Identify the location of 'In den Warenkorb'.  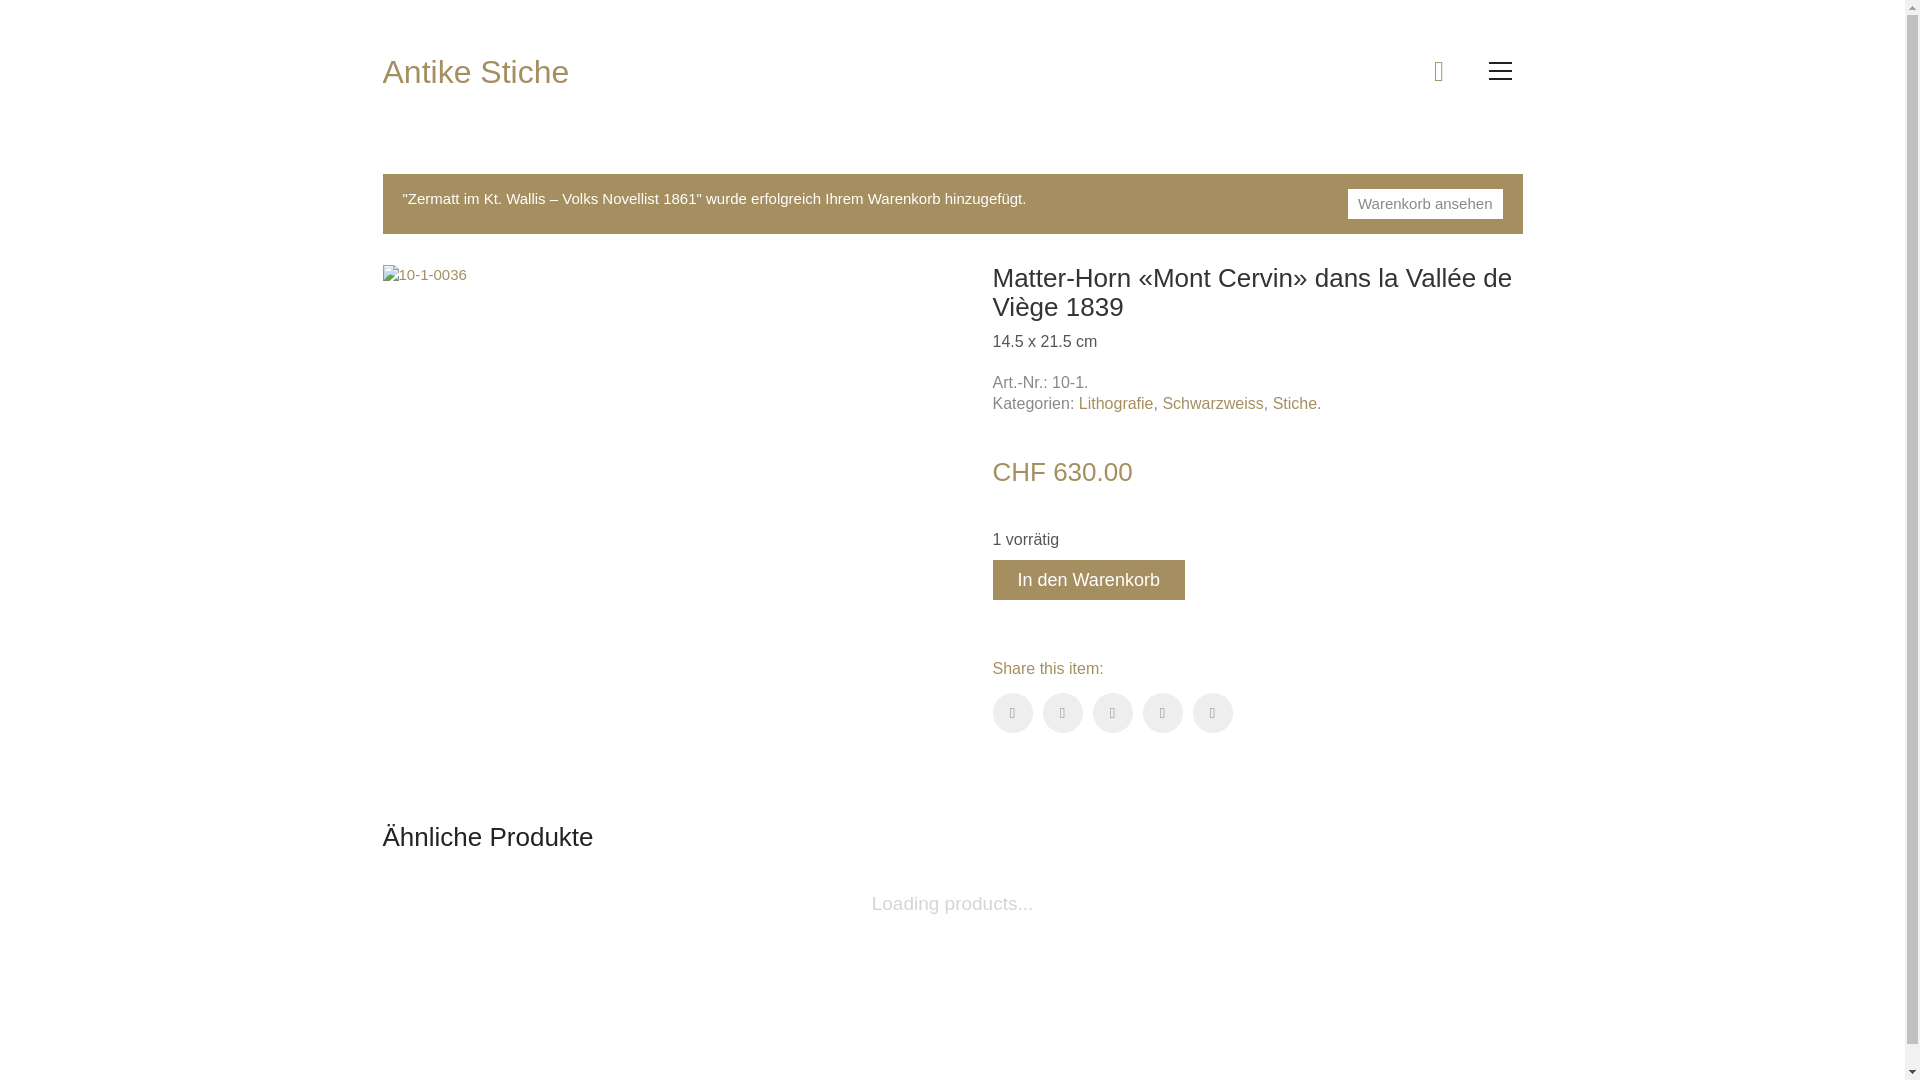
(1087, 579).